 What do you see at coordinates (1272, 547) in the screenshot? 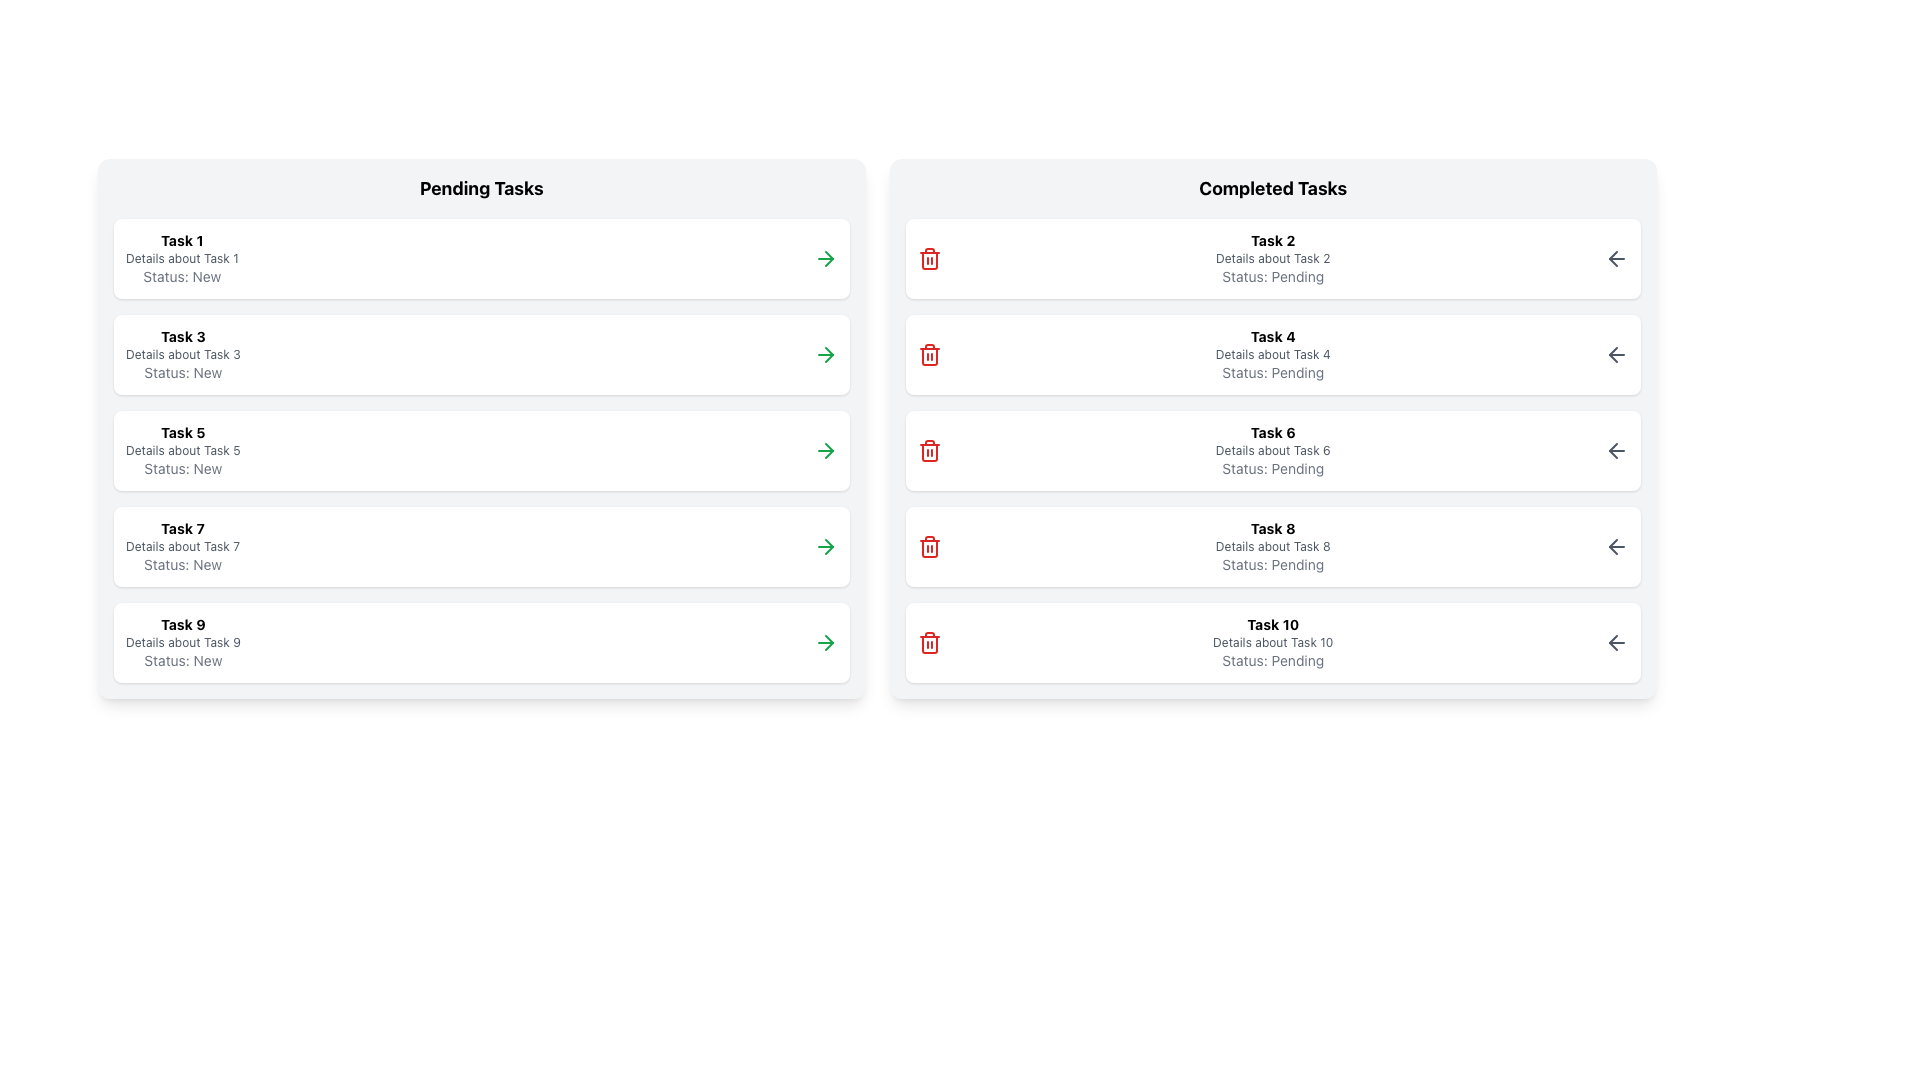
I see `the text label providing additional details about 'Task 8', positioned below its title and above the status information` at bounding box center [1272, 547].